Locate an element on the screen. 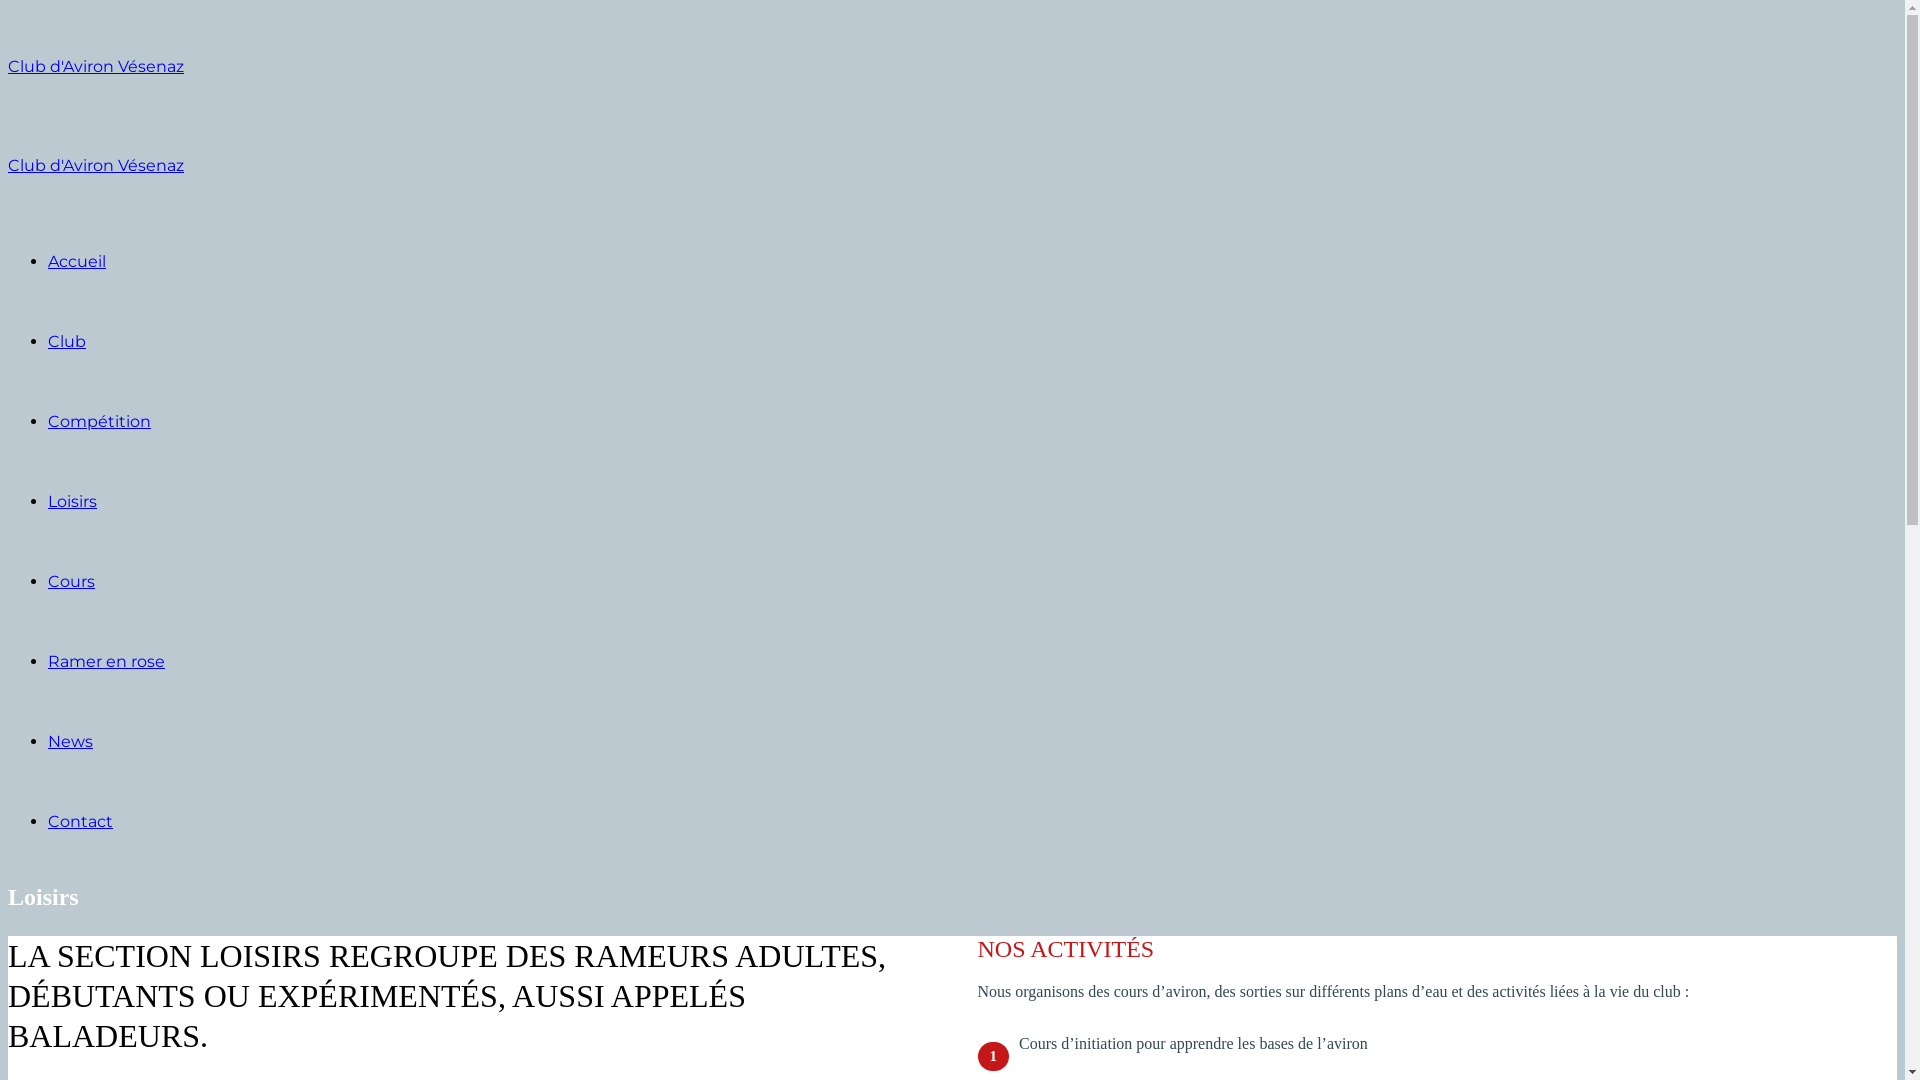  'Cours' is located at coordinates (71, 581).